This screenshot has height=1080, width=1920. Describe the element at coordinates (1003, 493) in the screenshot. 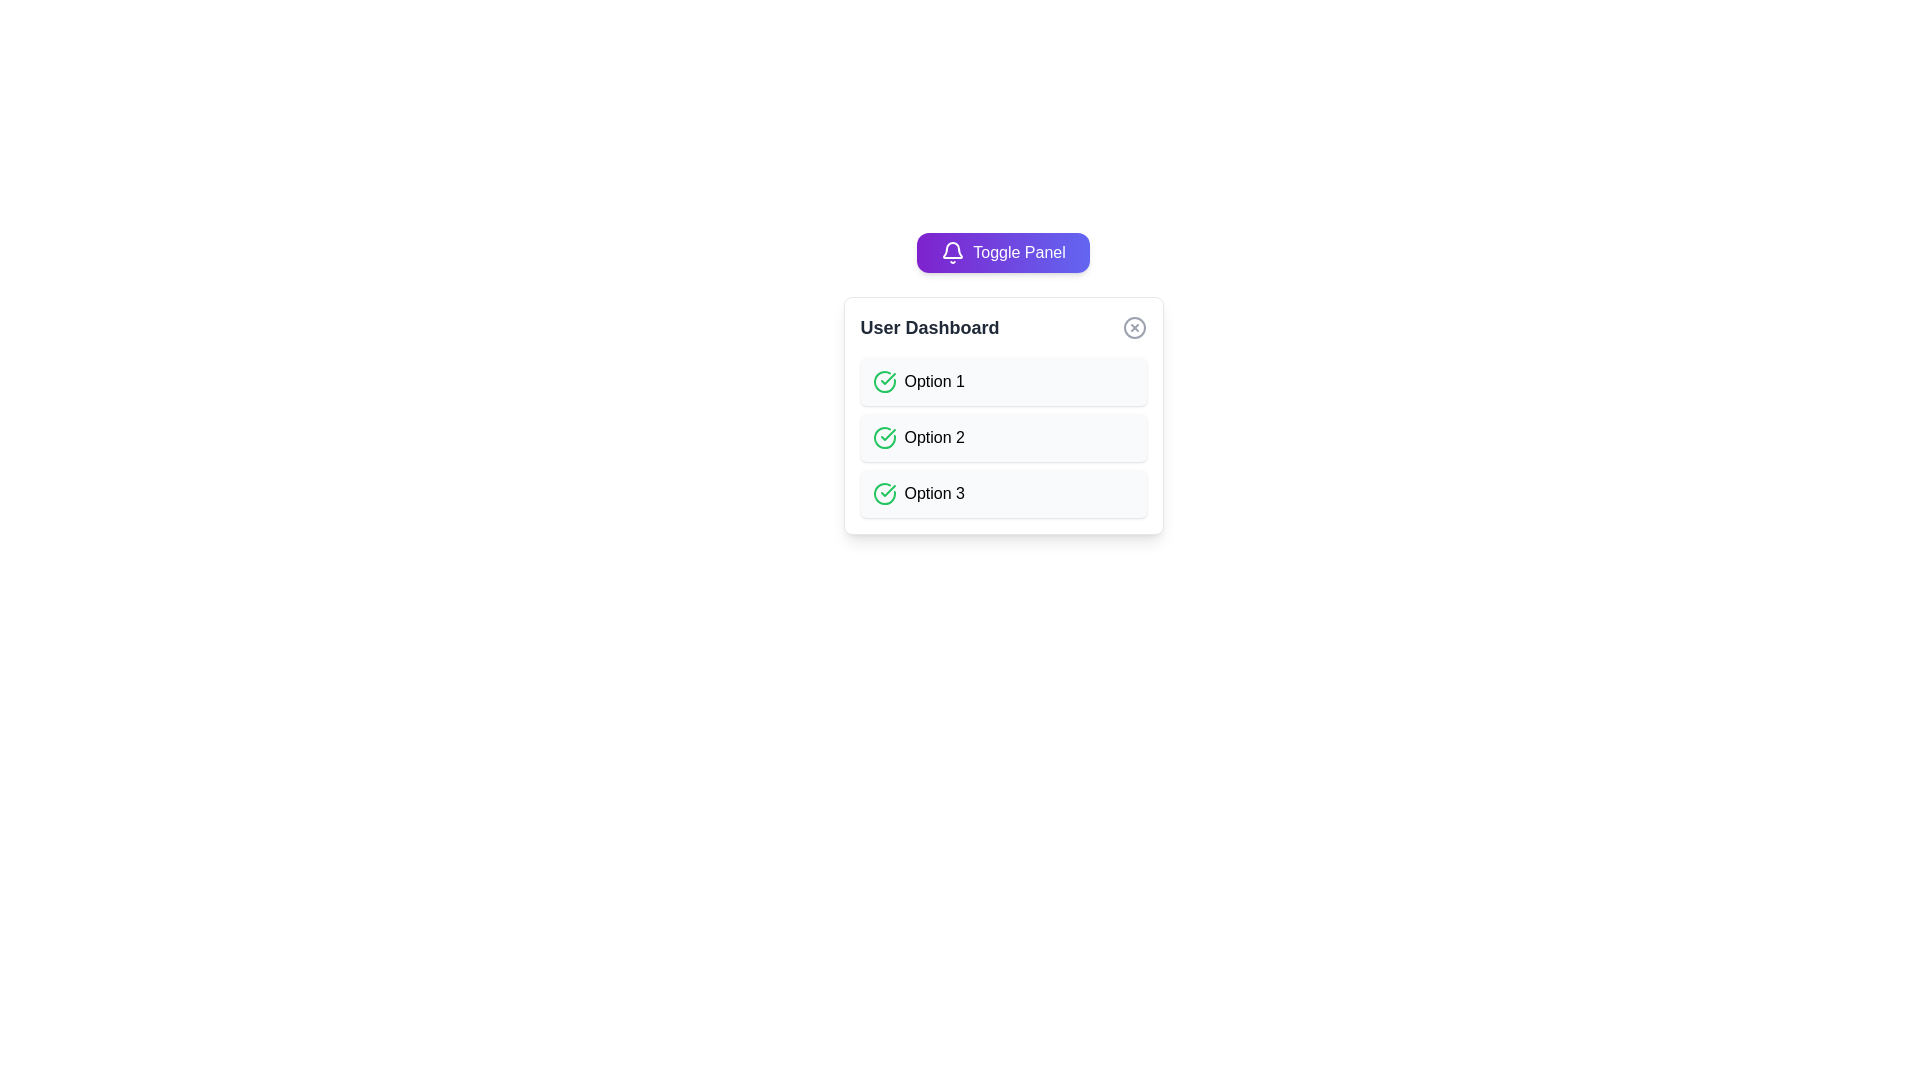

I see `the List Item element labeled 'Option 3', which is the third item in a vertically stacked list on the User Dashboard` at that location.